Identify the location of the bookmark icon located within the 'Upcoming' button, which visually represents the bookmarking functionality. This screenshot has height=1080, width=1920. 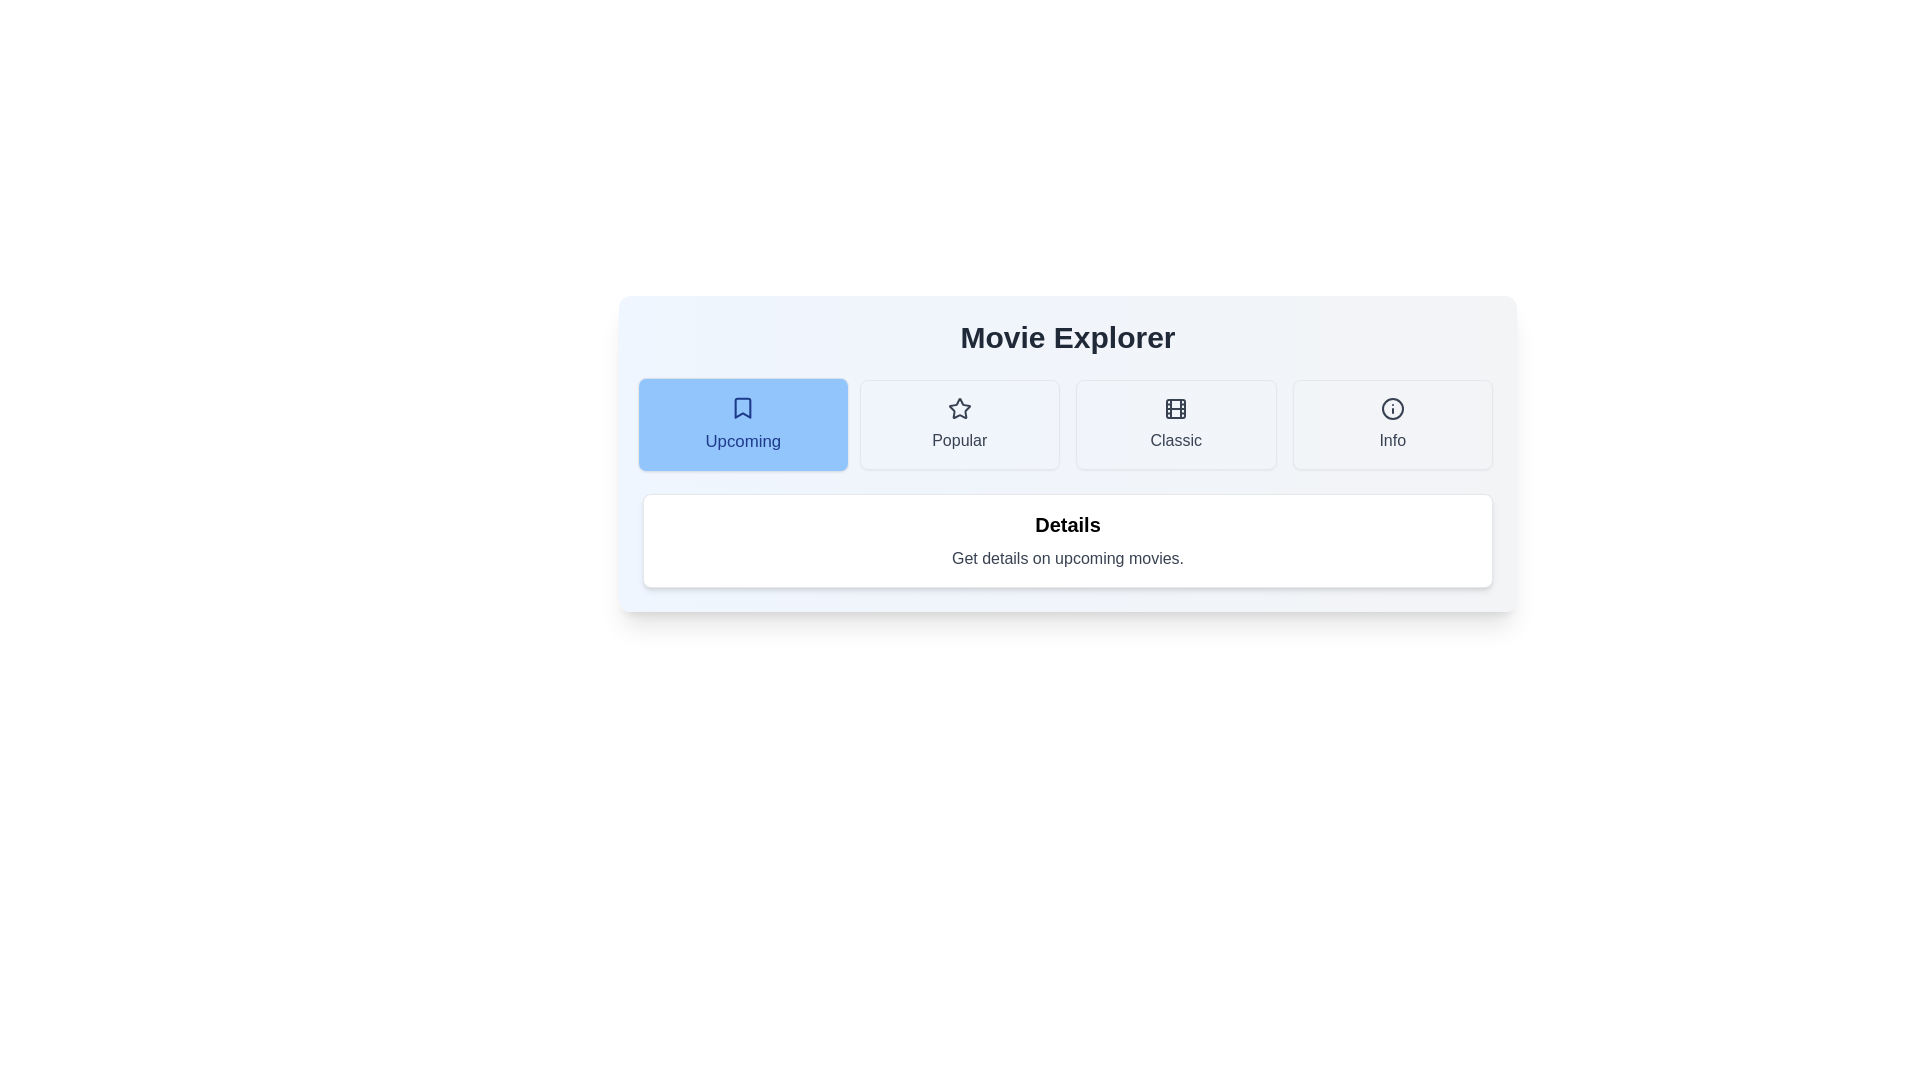
(742, 407).